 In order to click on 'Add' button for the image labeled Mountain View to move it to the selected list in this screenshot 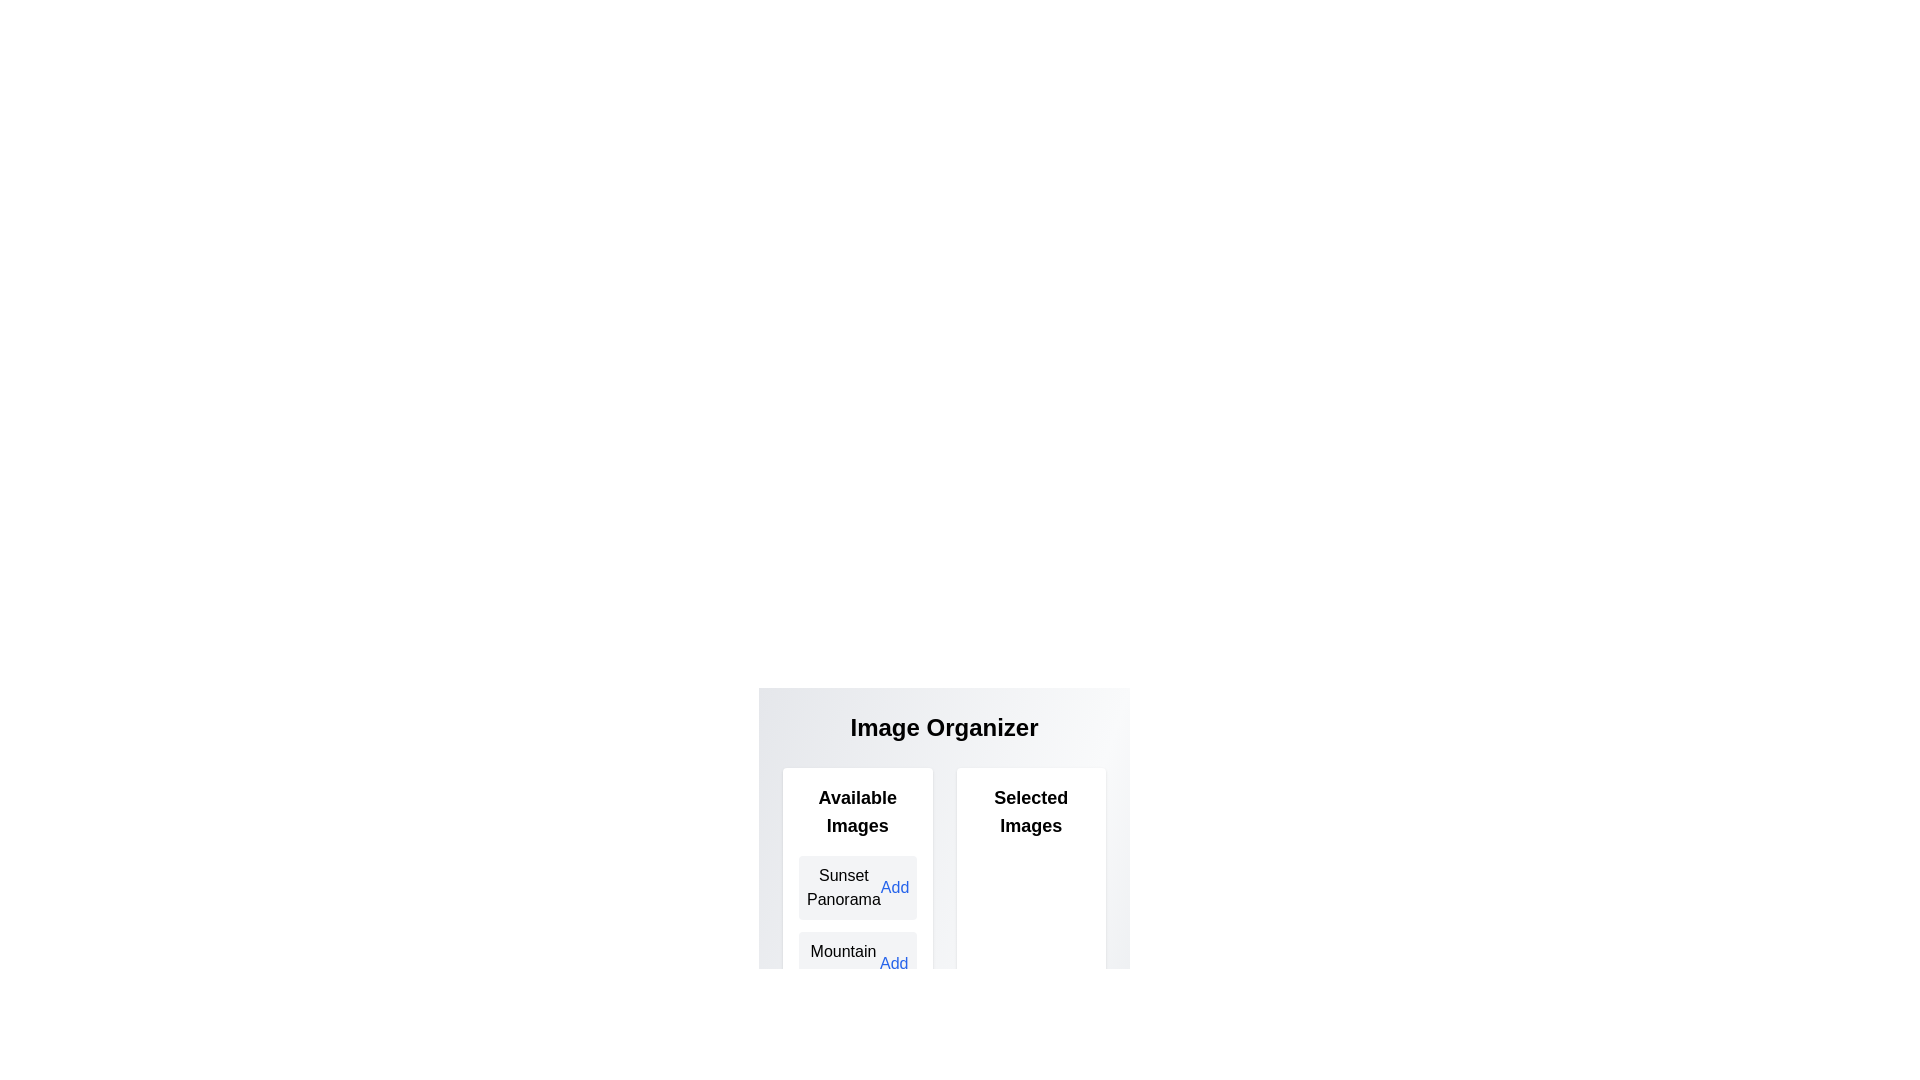, I will do `click(892, 963)`.